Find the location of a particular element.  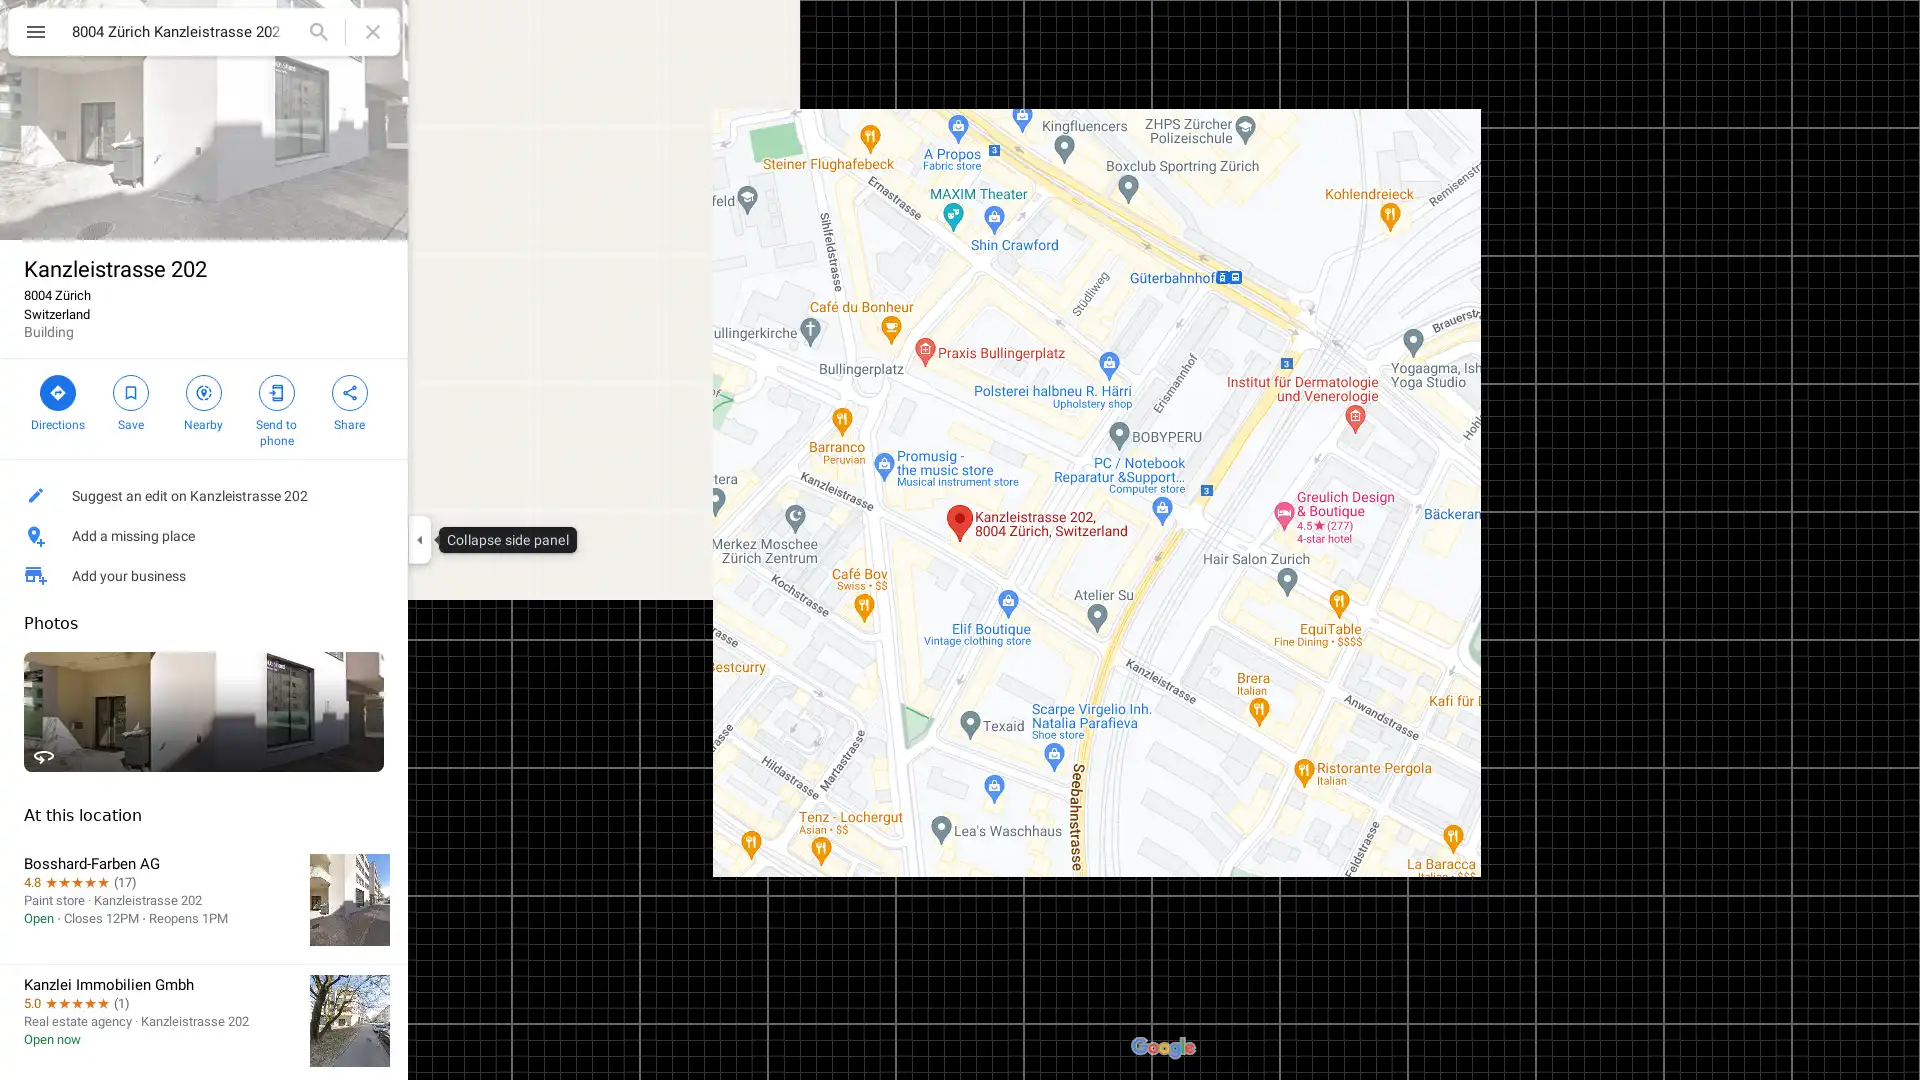

Directions to Kanzleistrasse 202 is located at coordinates (57, 401).